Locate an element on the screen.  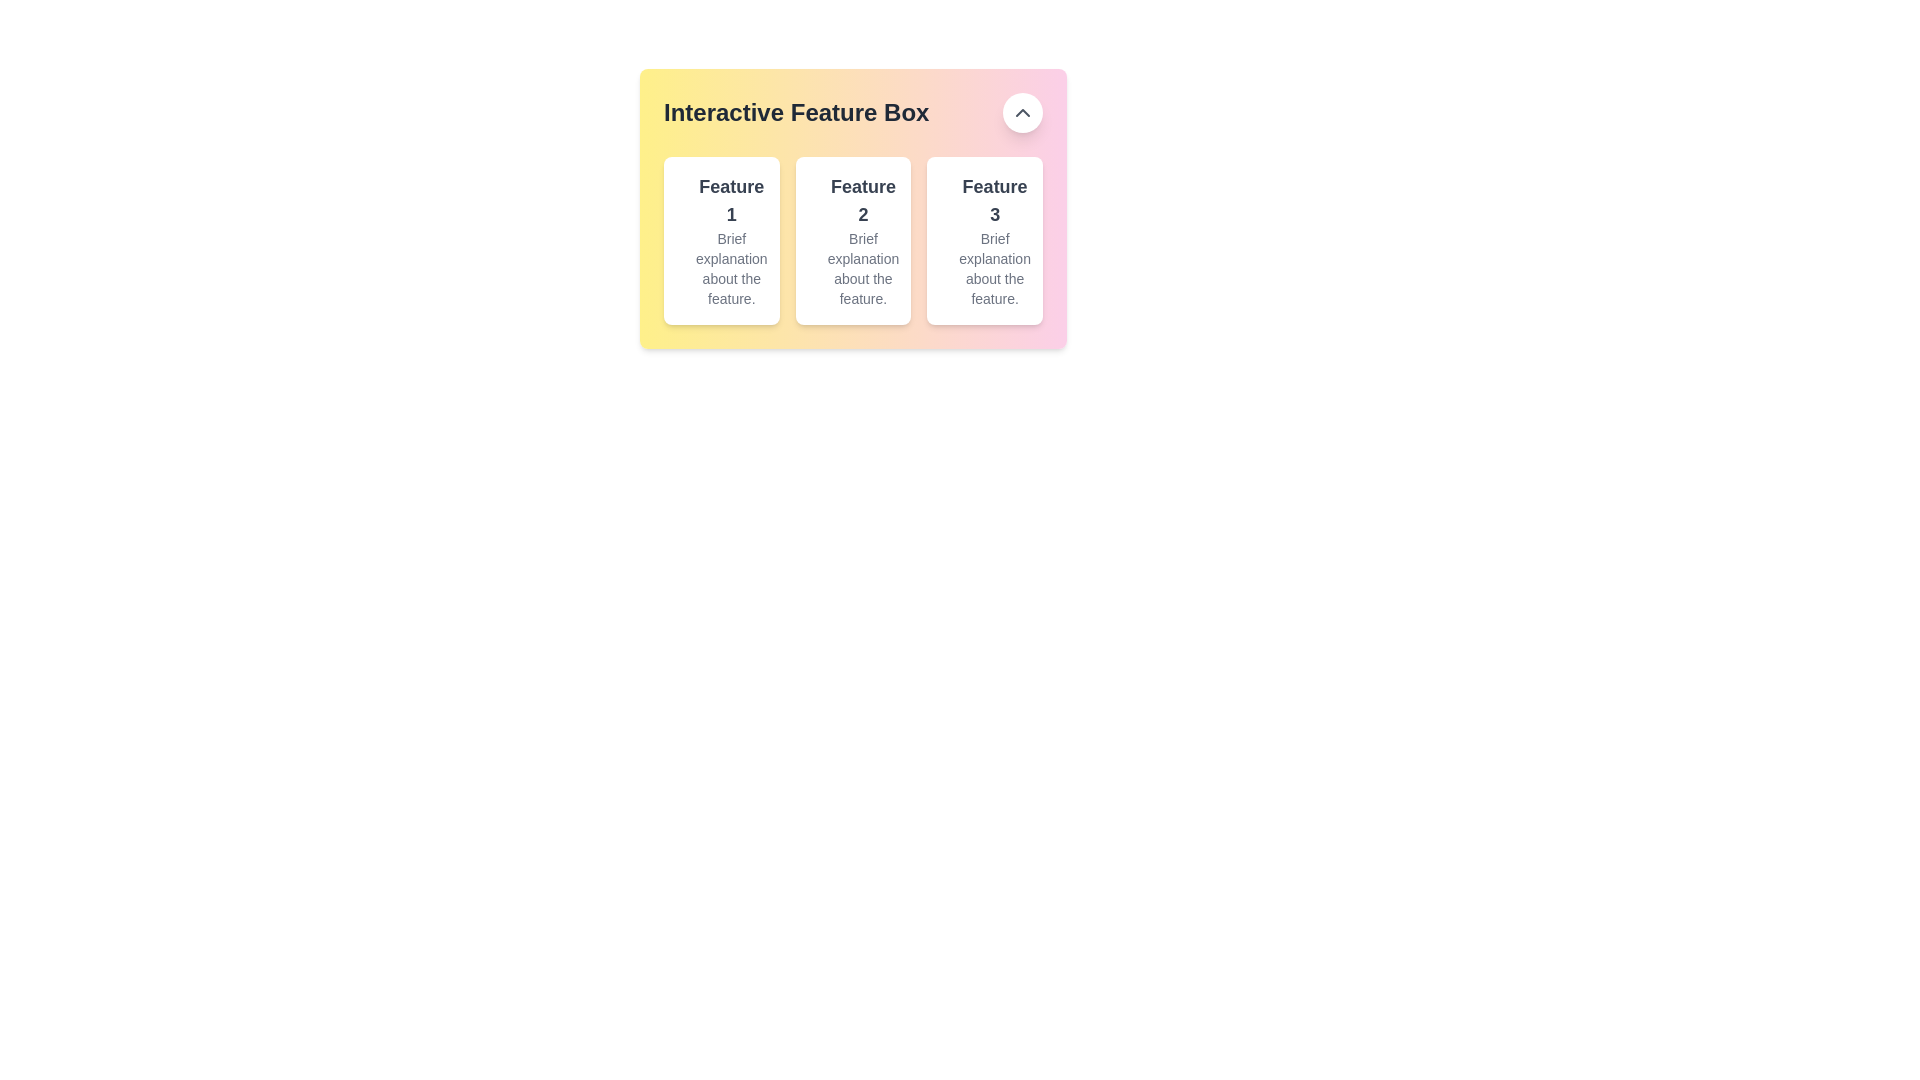
the informational card or panel displaying information about Feature 3, located in the third column of the layout is located at coordinates (995, 239).